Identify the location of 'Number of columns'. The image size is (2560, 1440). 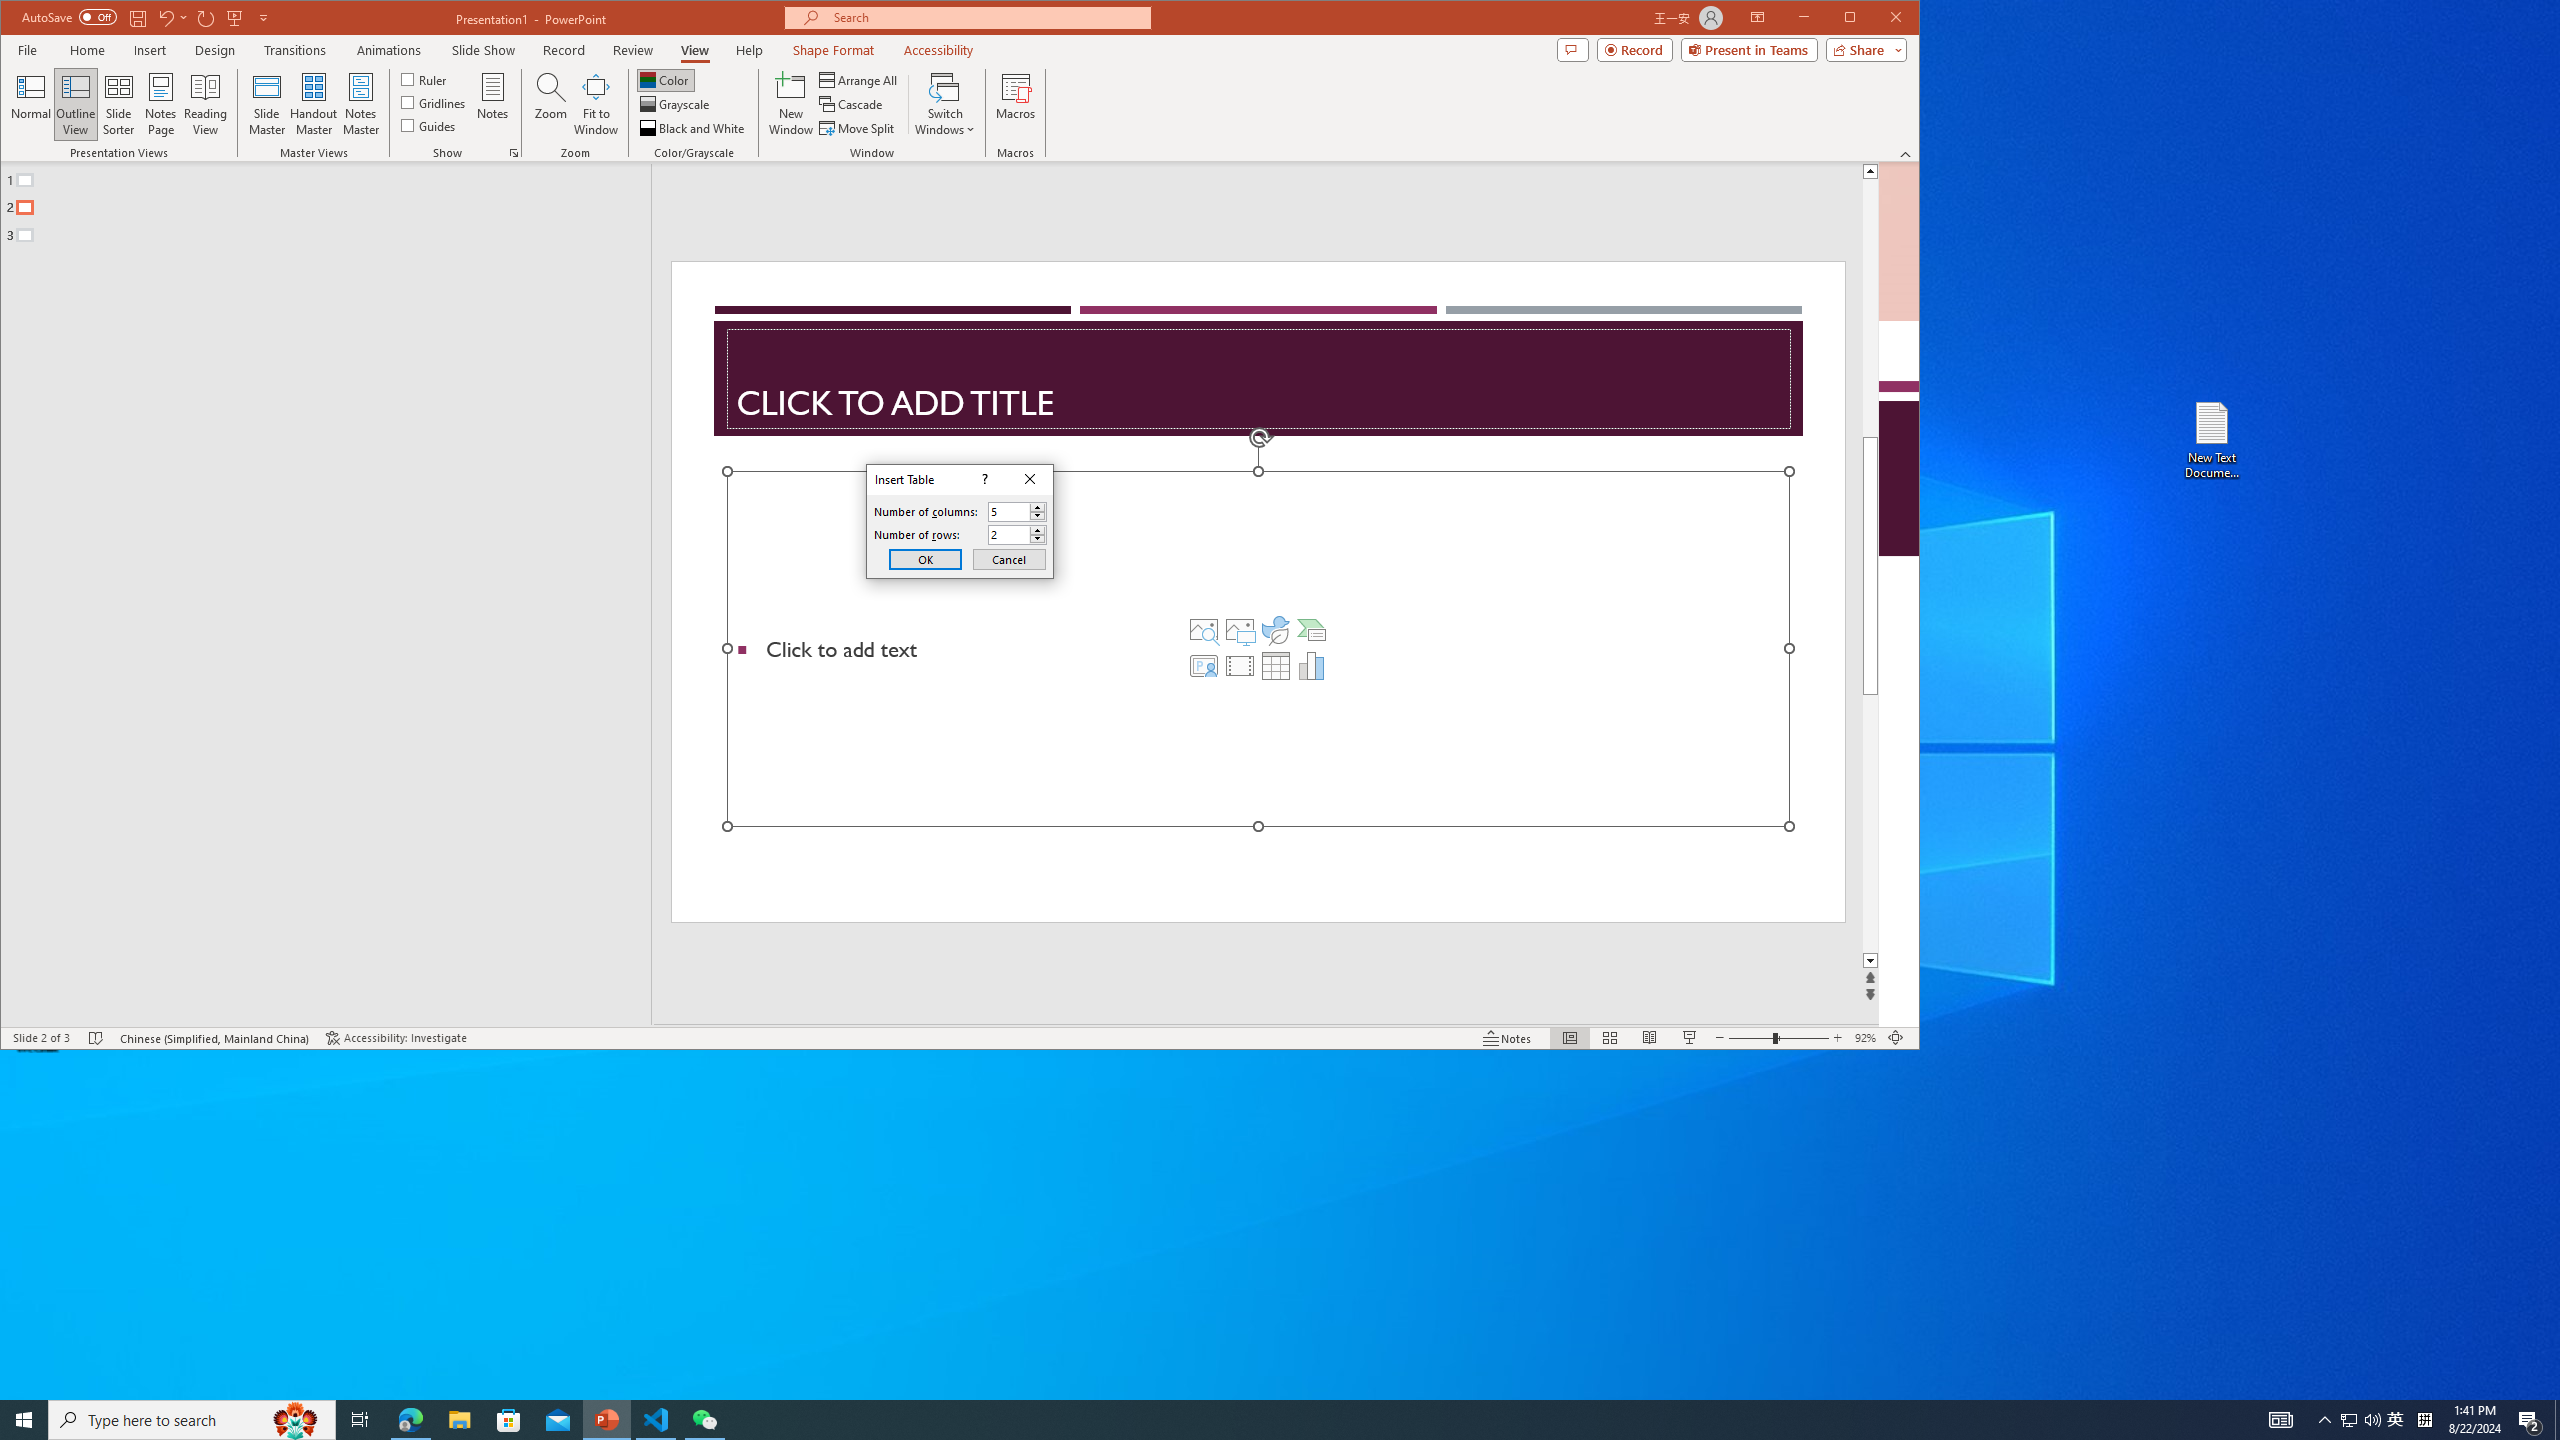
(1016, 510).